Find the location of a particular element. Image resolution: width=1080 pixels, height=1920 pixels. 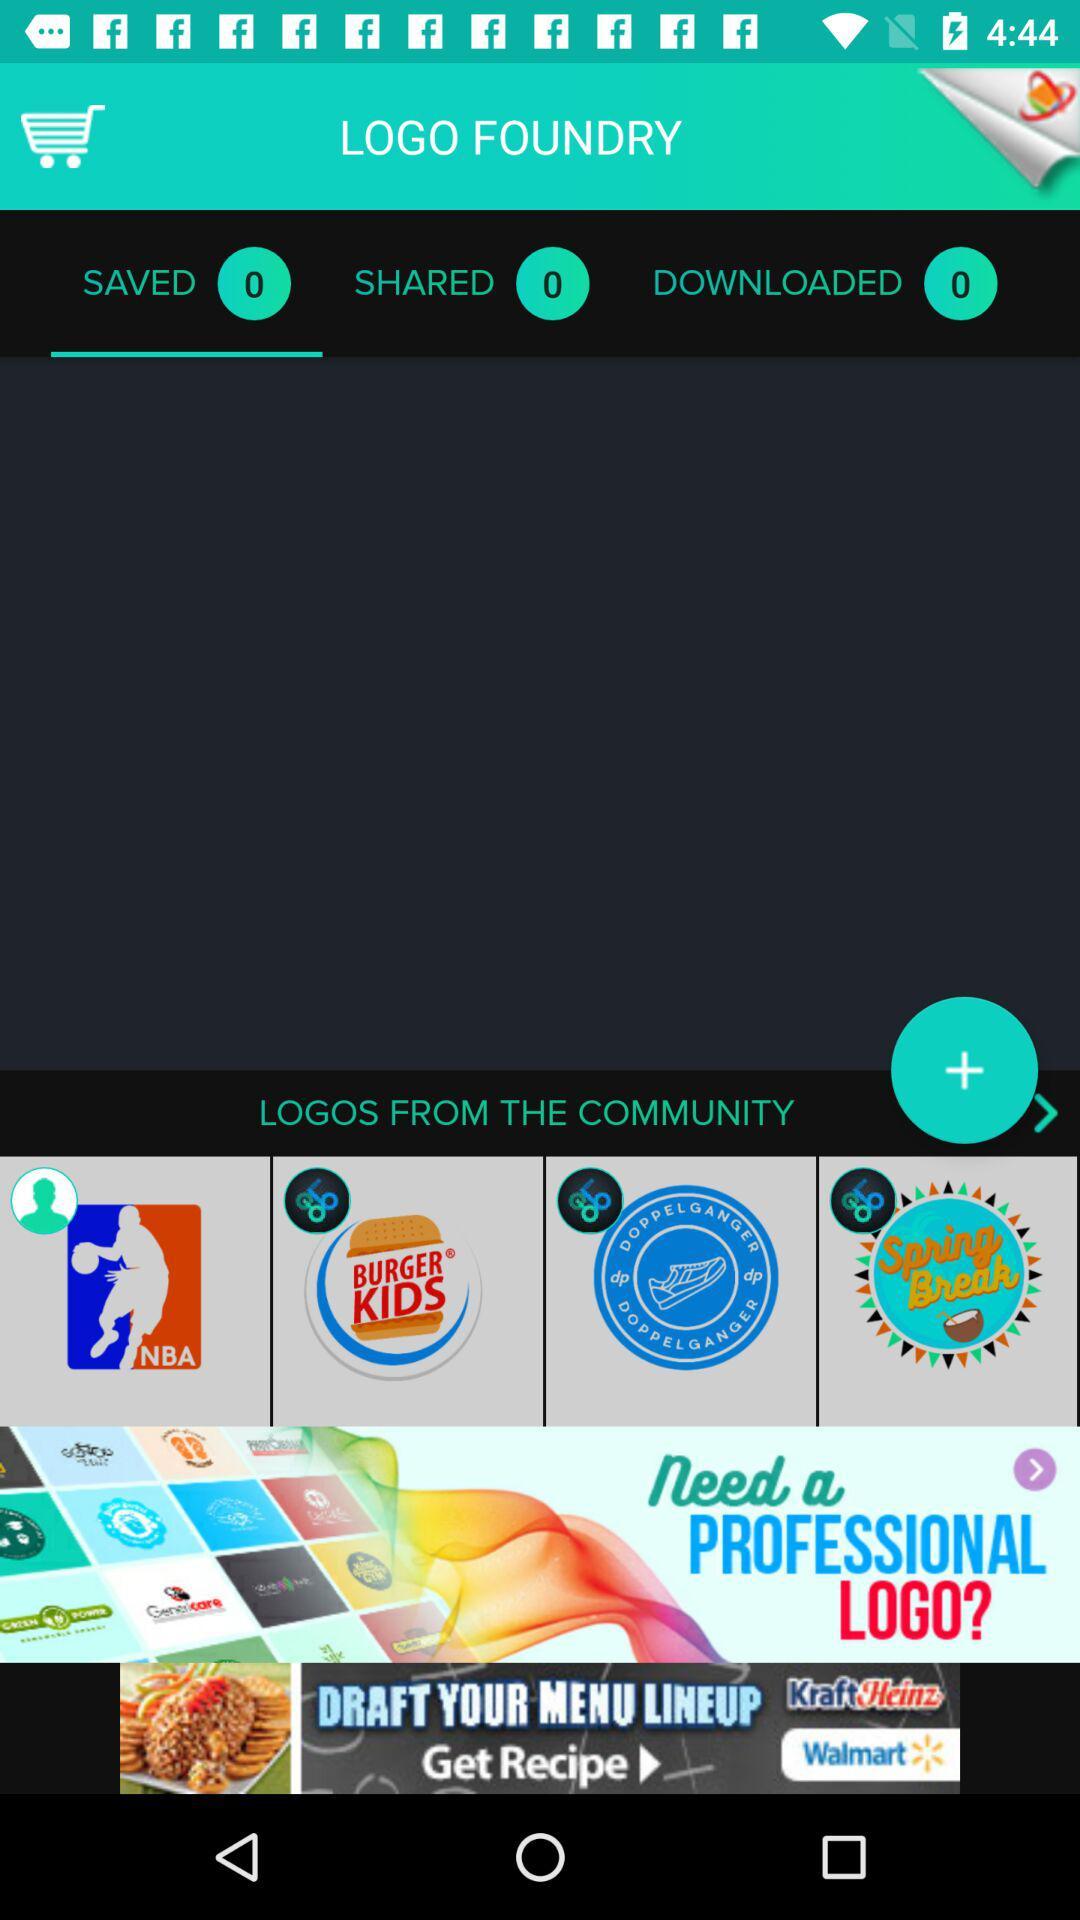

advertisement website is located at coordinates (540, 1543).